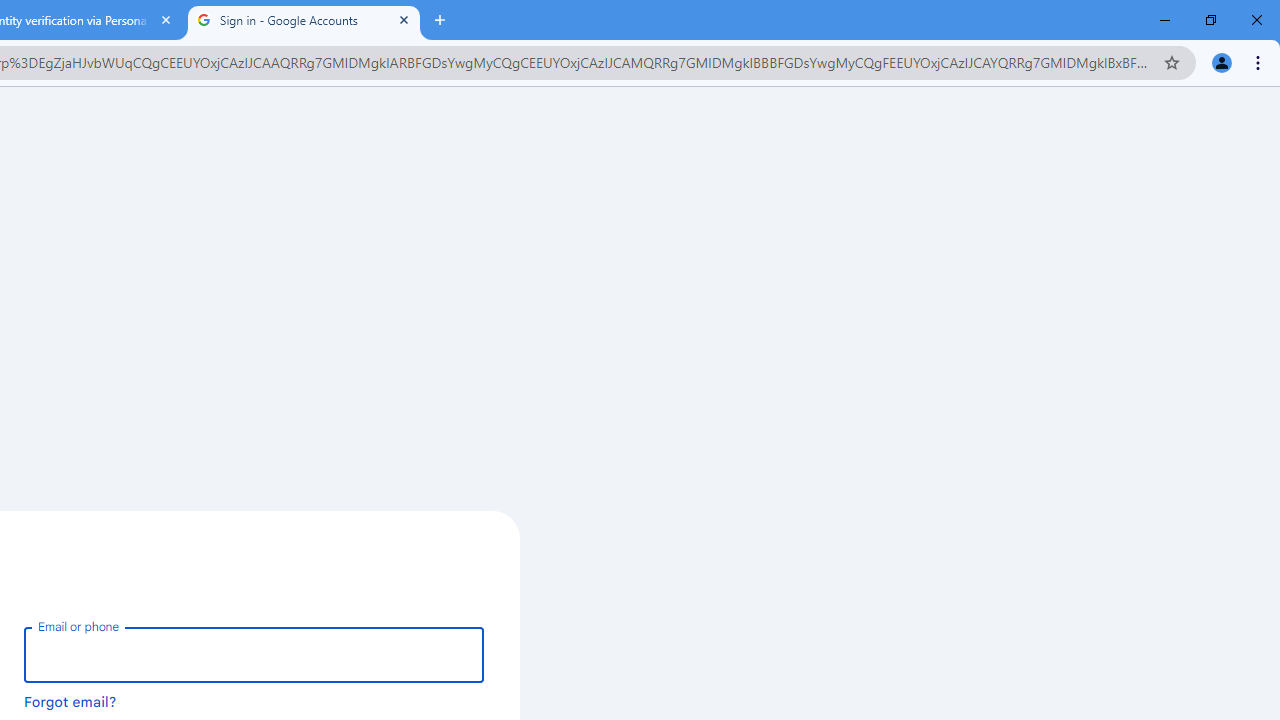  Describe the element at coordinates (253, 654) in the screenshot. I see `'Email or phone'` at that location.